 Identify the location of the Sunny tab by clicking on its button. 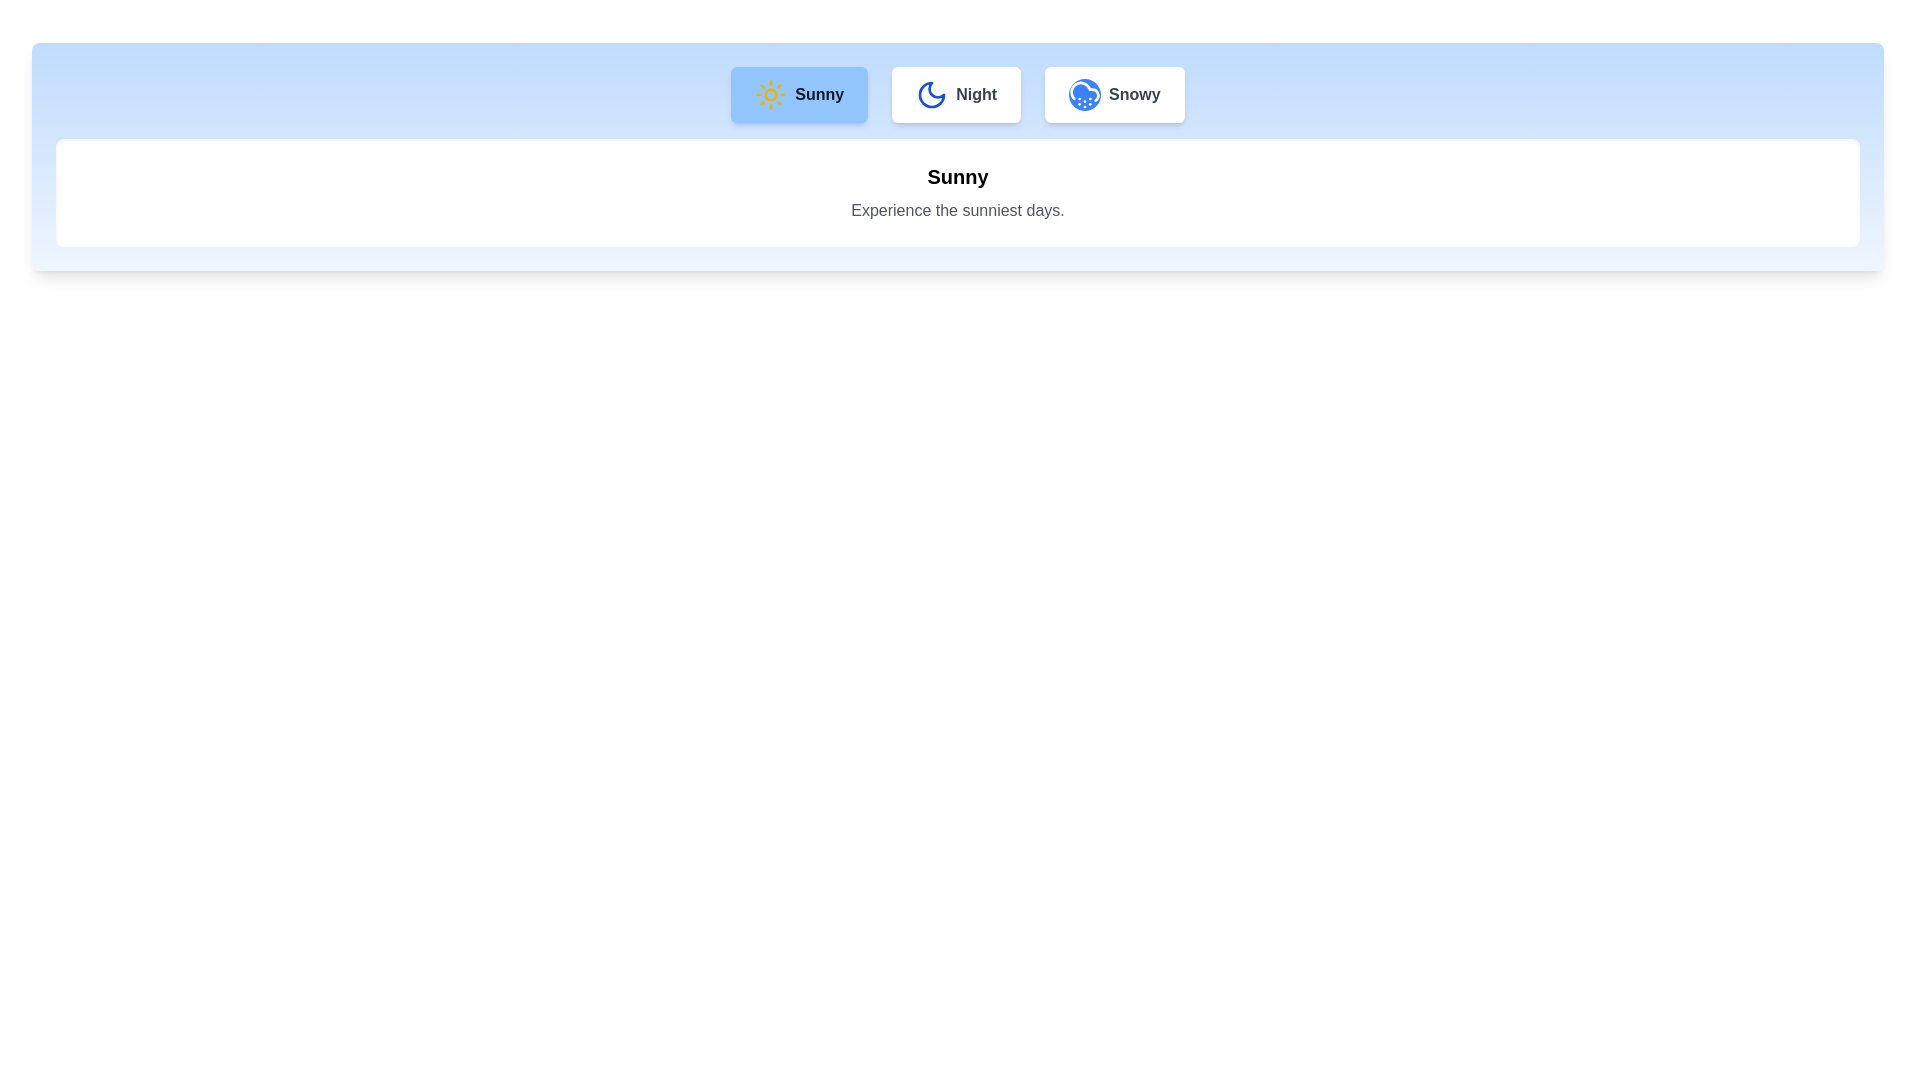
(798, 95).